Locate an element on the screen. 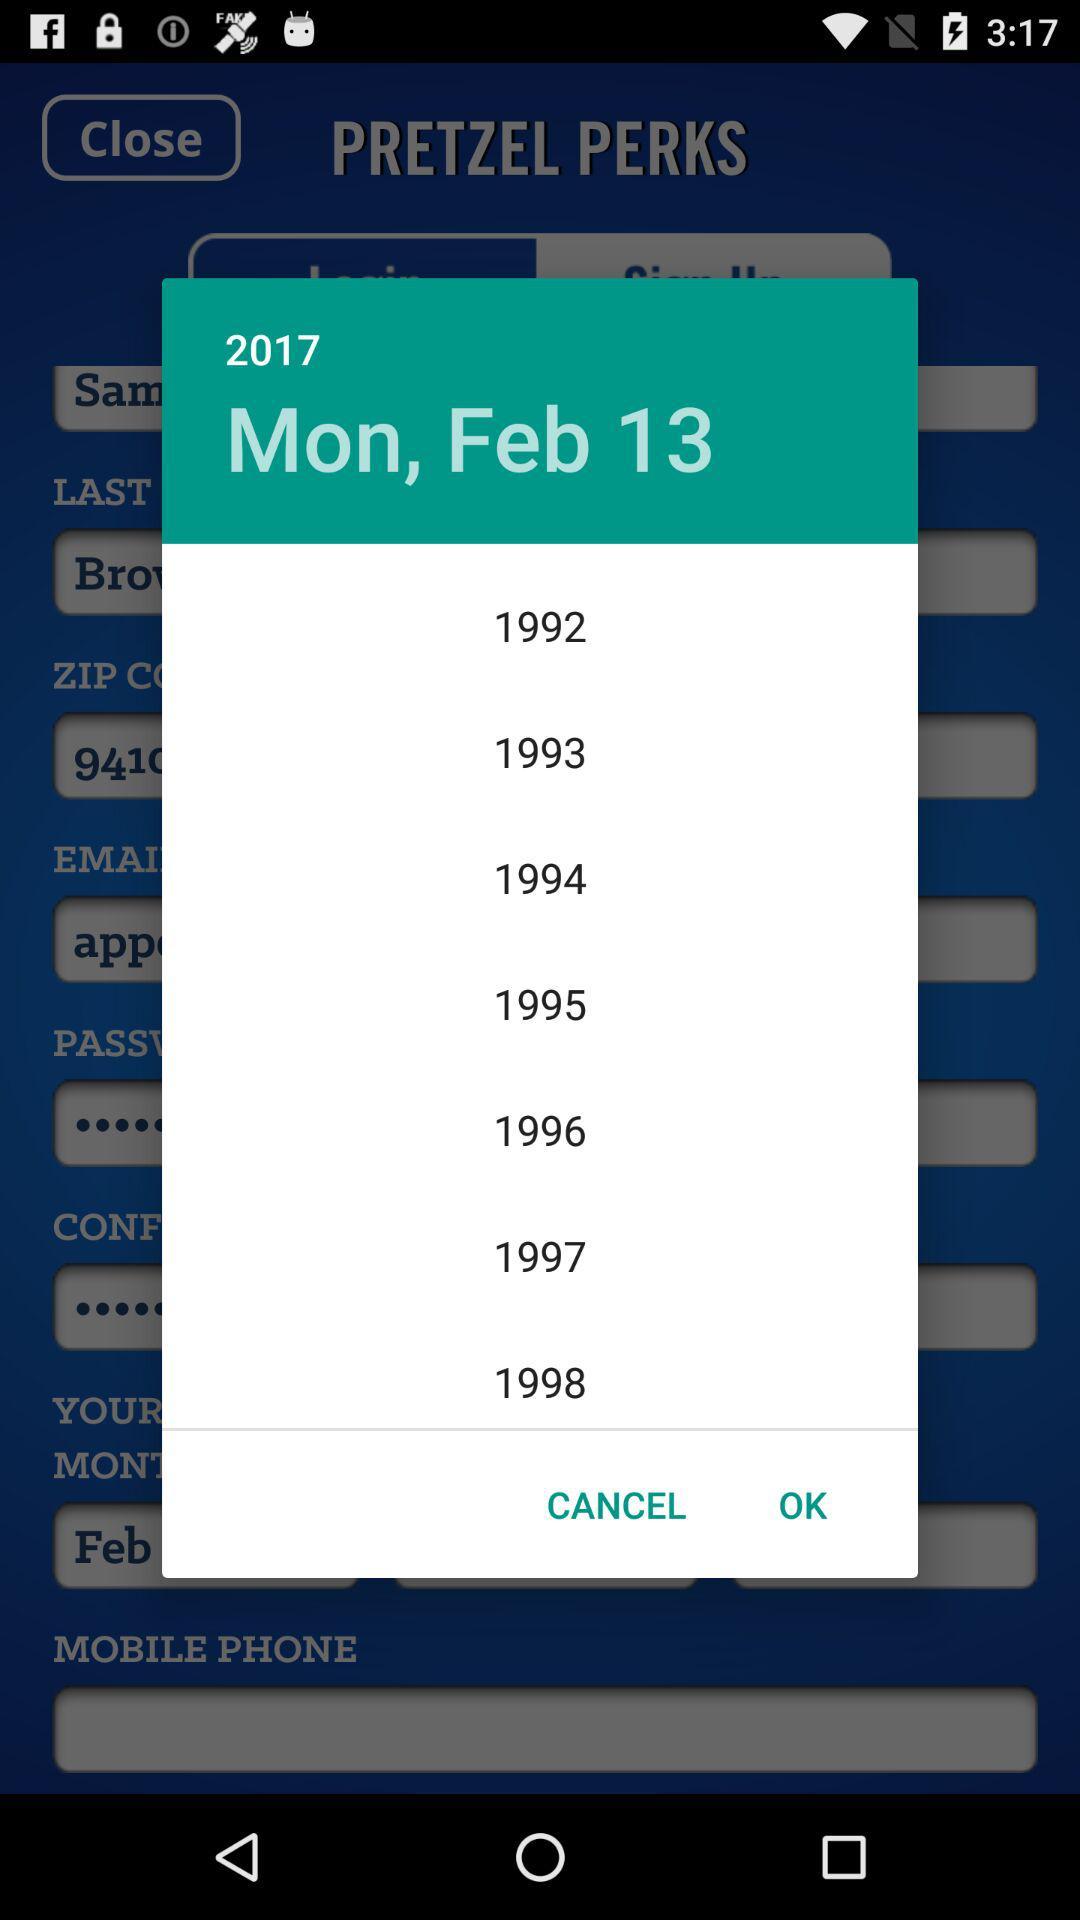 The width and height of the screenshot is (1080, 1920). the ok icon is located at coordinates (801, 1504).